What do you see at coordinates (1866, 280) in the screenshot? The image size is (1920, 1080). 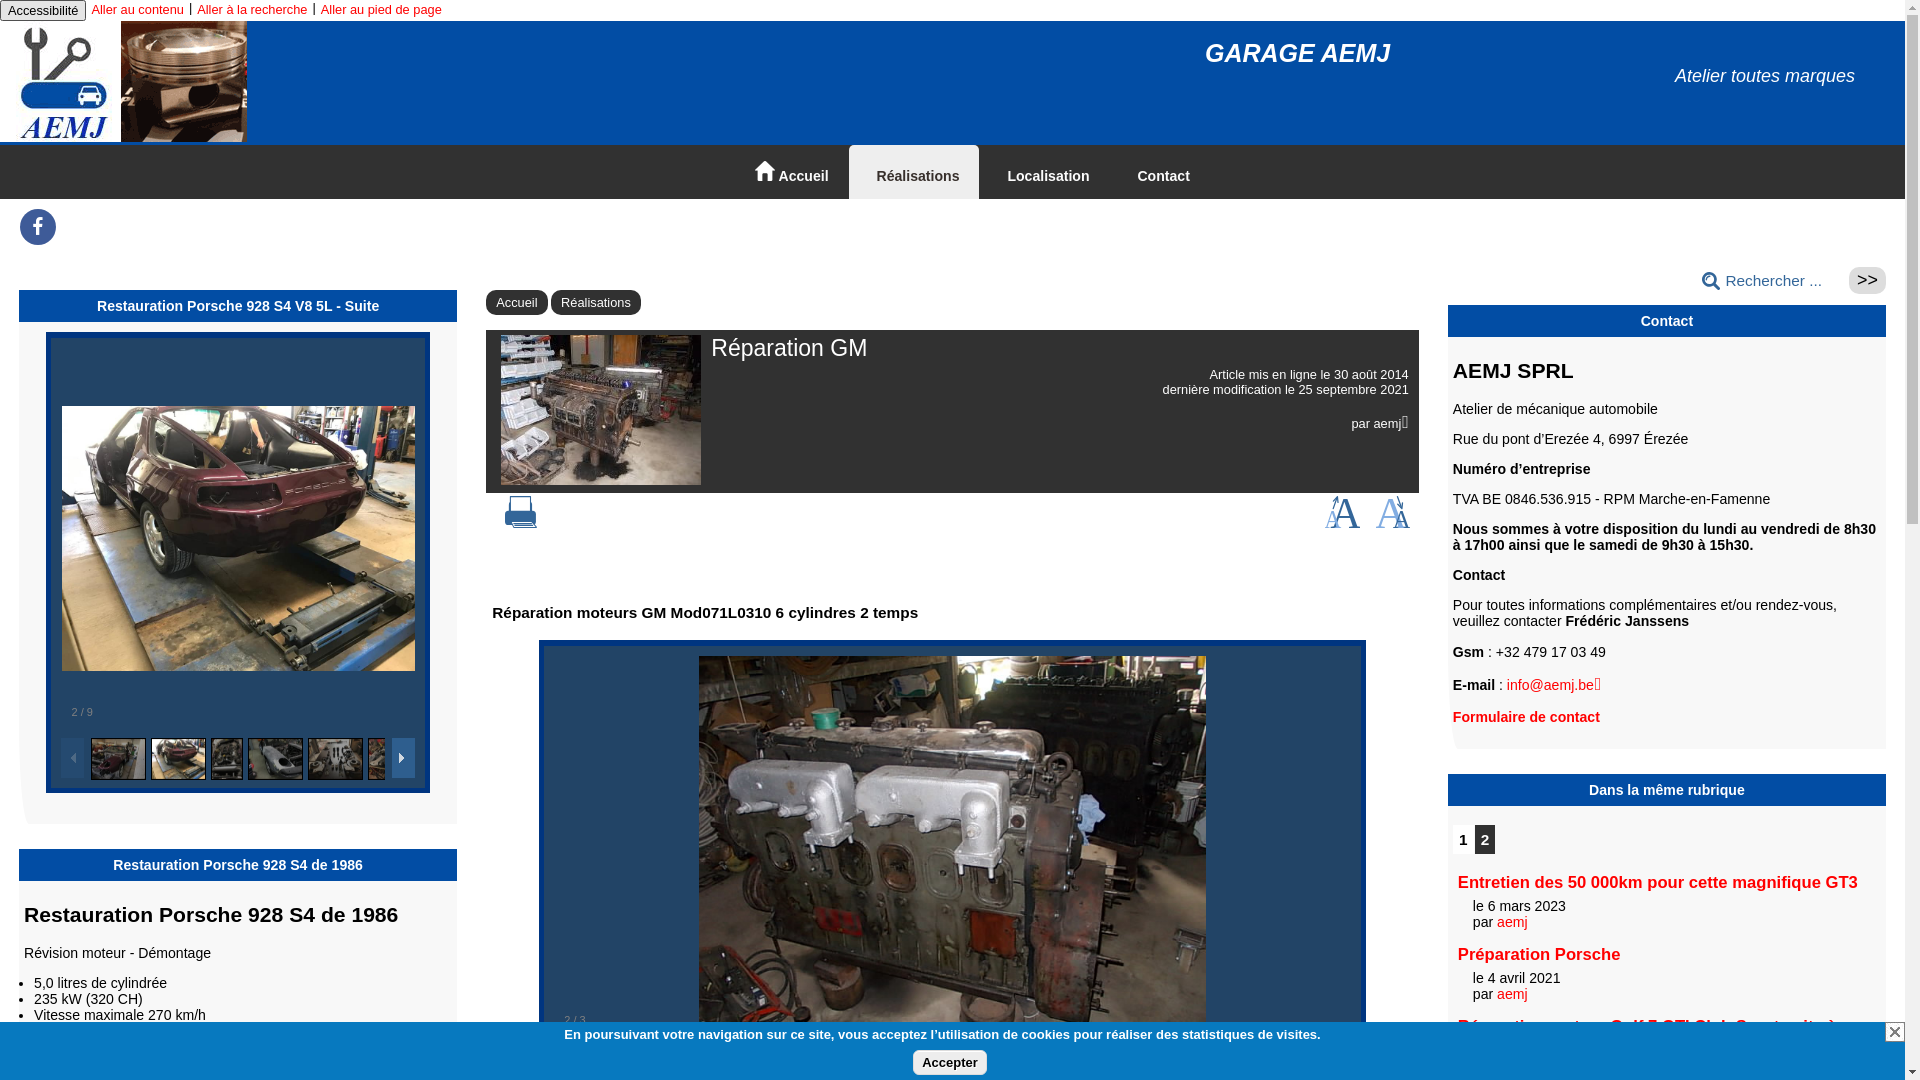 I see `'Rechercher'` at bounding box center [1866, 280].